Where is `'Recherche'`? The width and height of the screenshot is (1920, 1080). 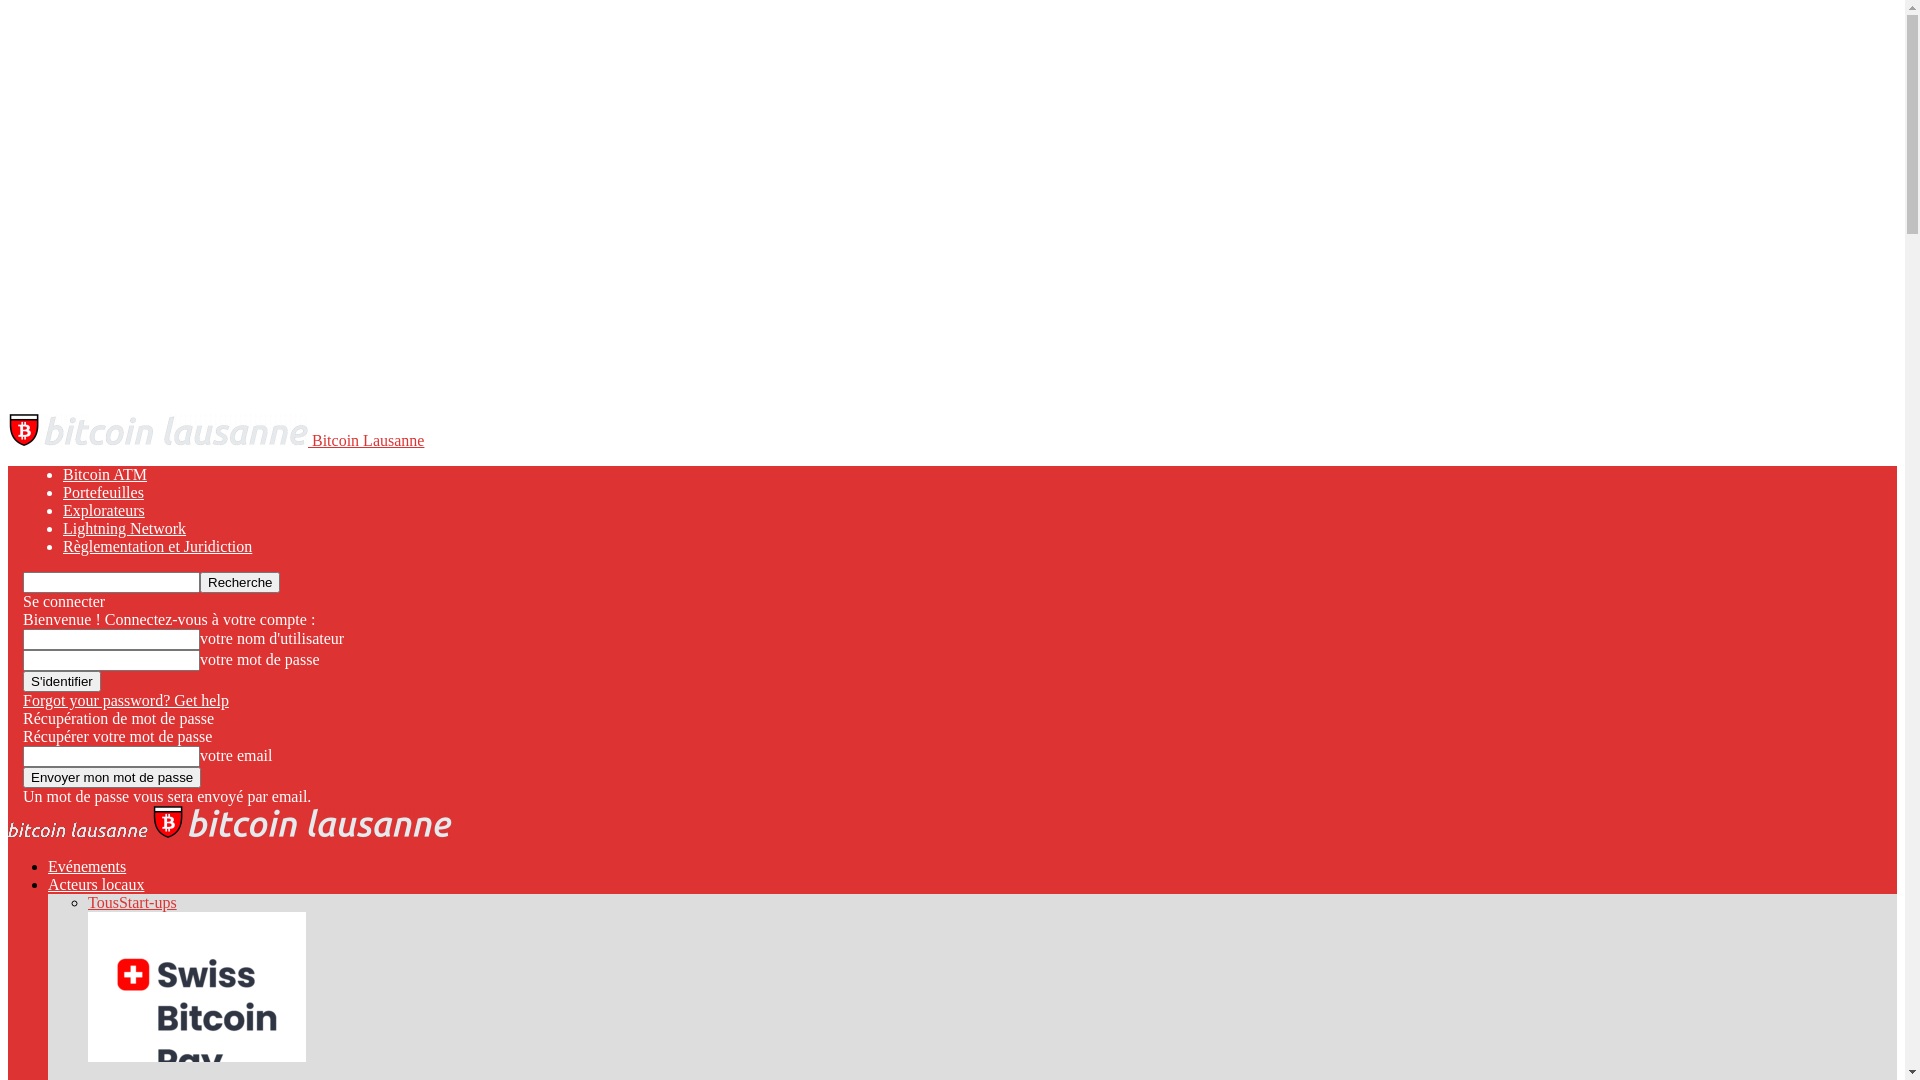
'Recherche' is located at coordinates (240, 582).